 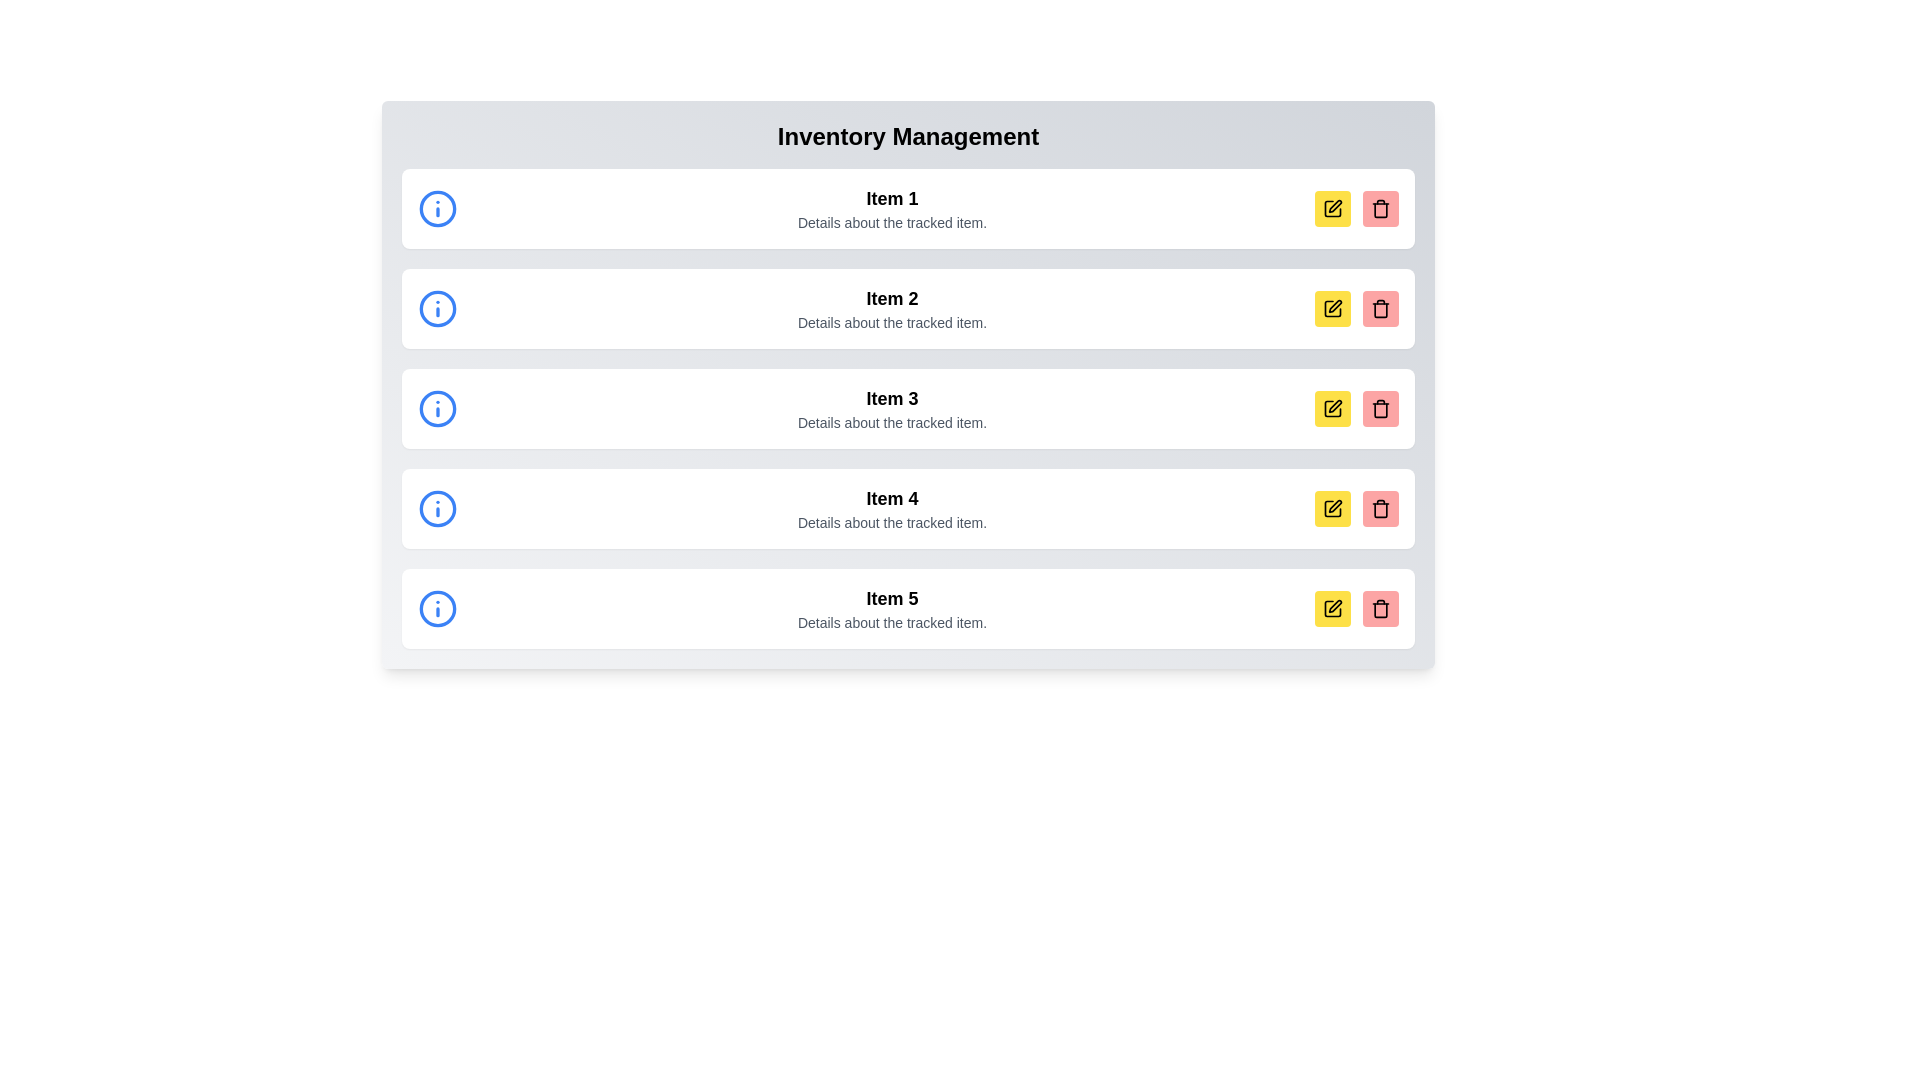 I want to click on the information icon represented by the SVG circle located to the left of 'Item 3', so click(x=436, y=407).